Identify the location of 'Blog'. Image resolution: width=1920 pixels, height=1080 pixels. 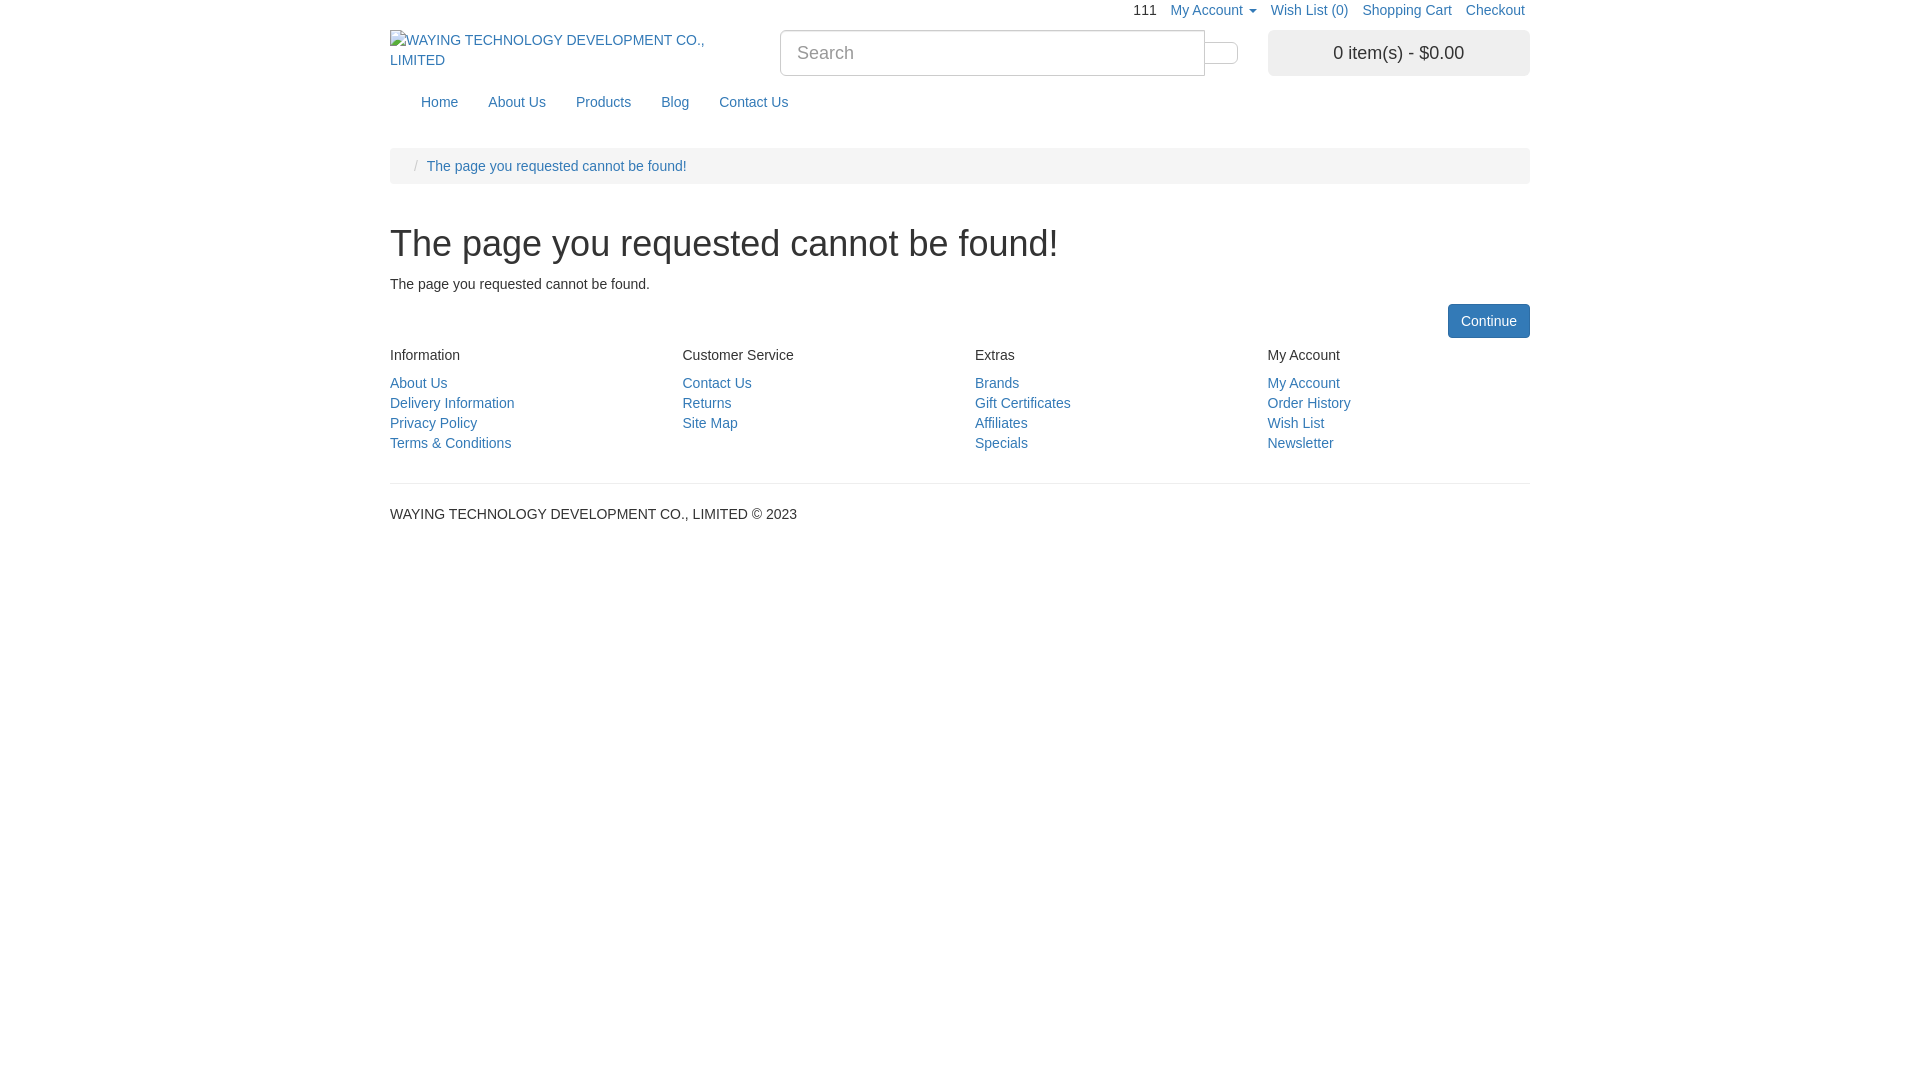
(675, 101).